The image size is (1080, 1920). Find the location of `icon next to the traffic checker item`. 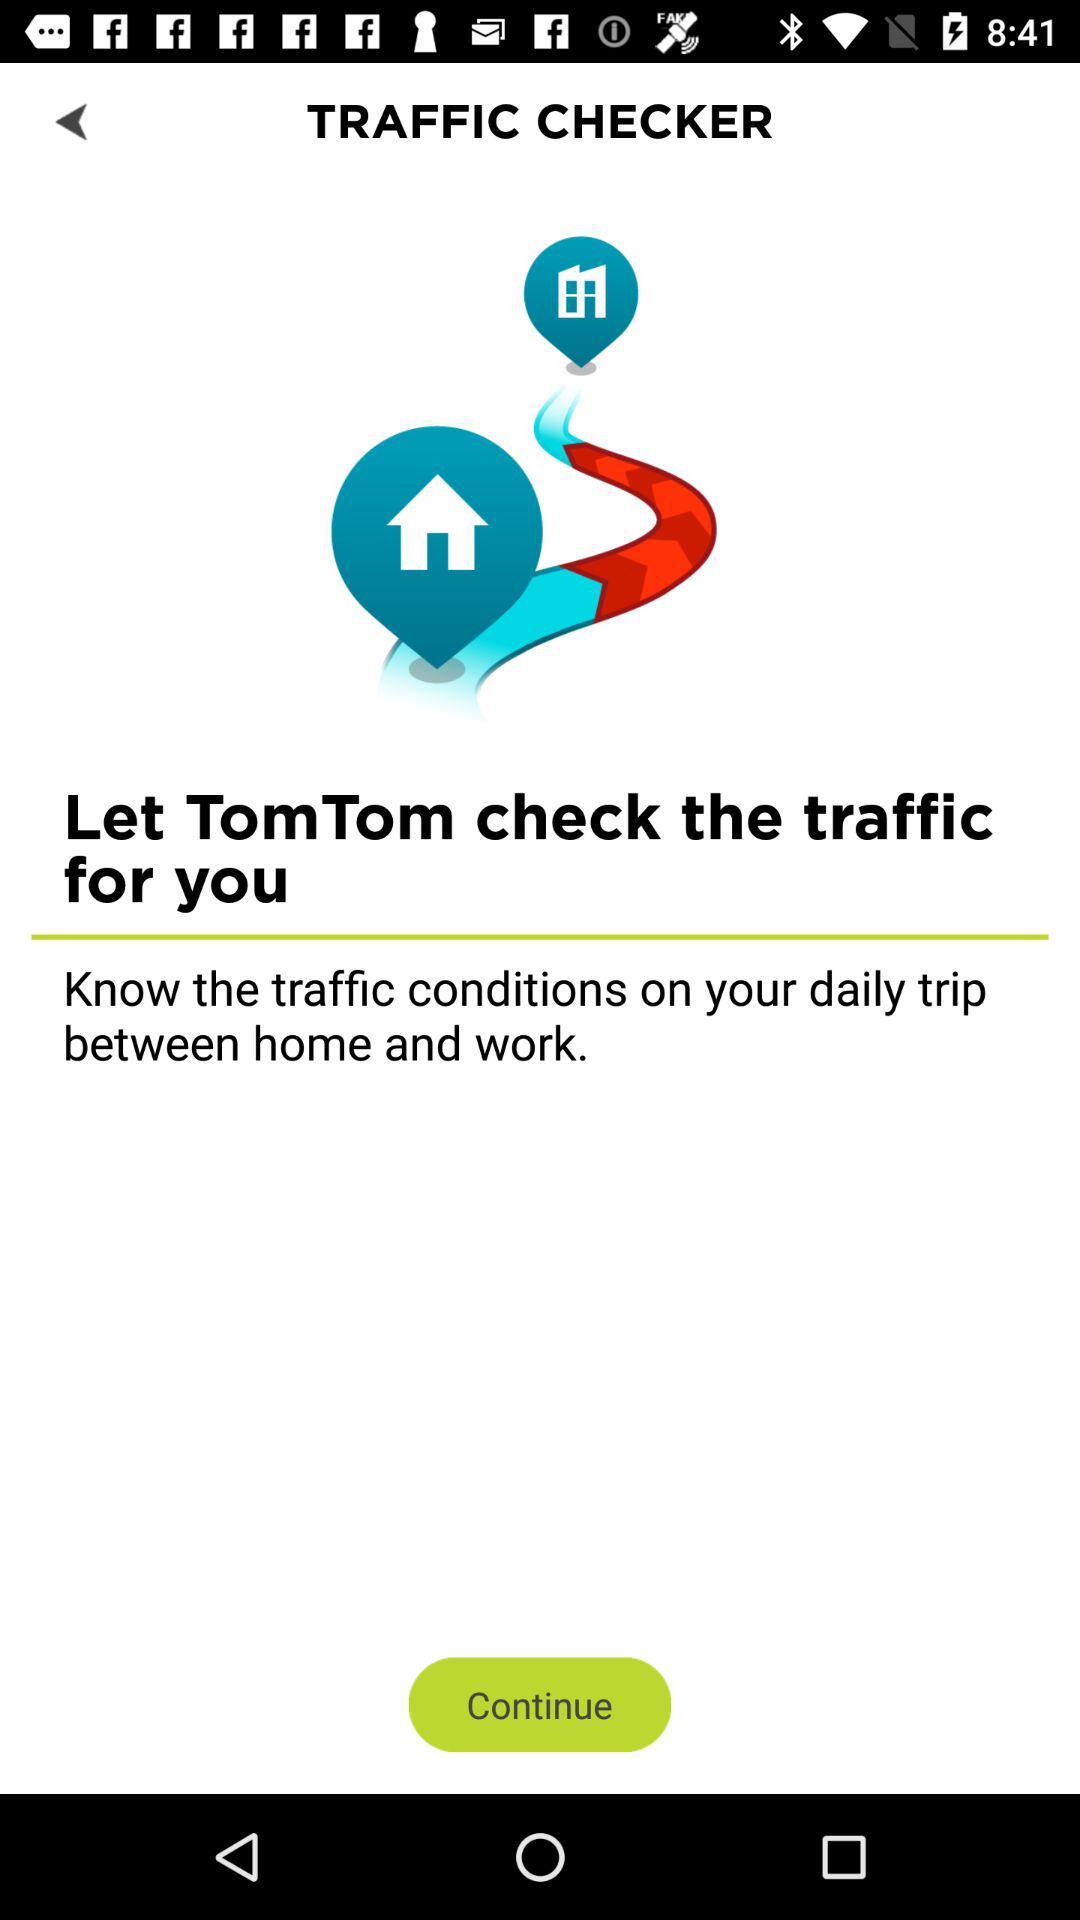

icon next to the traffic checker item is located at coordinates (72, 119).